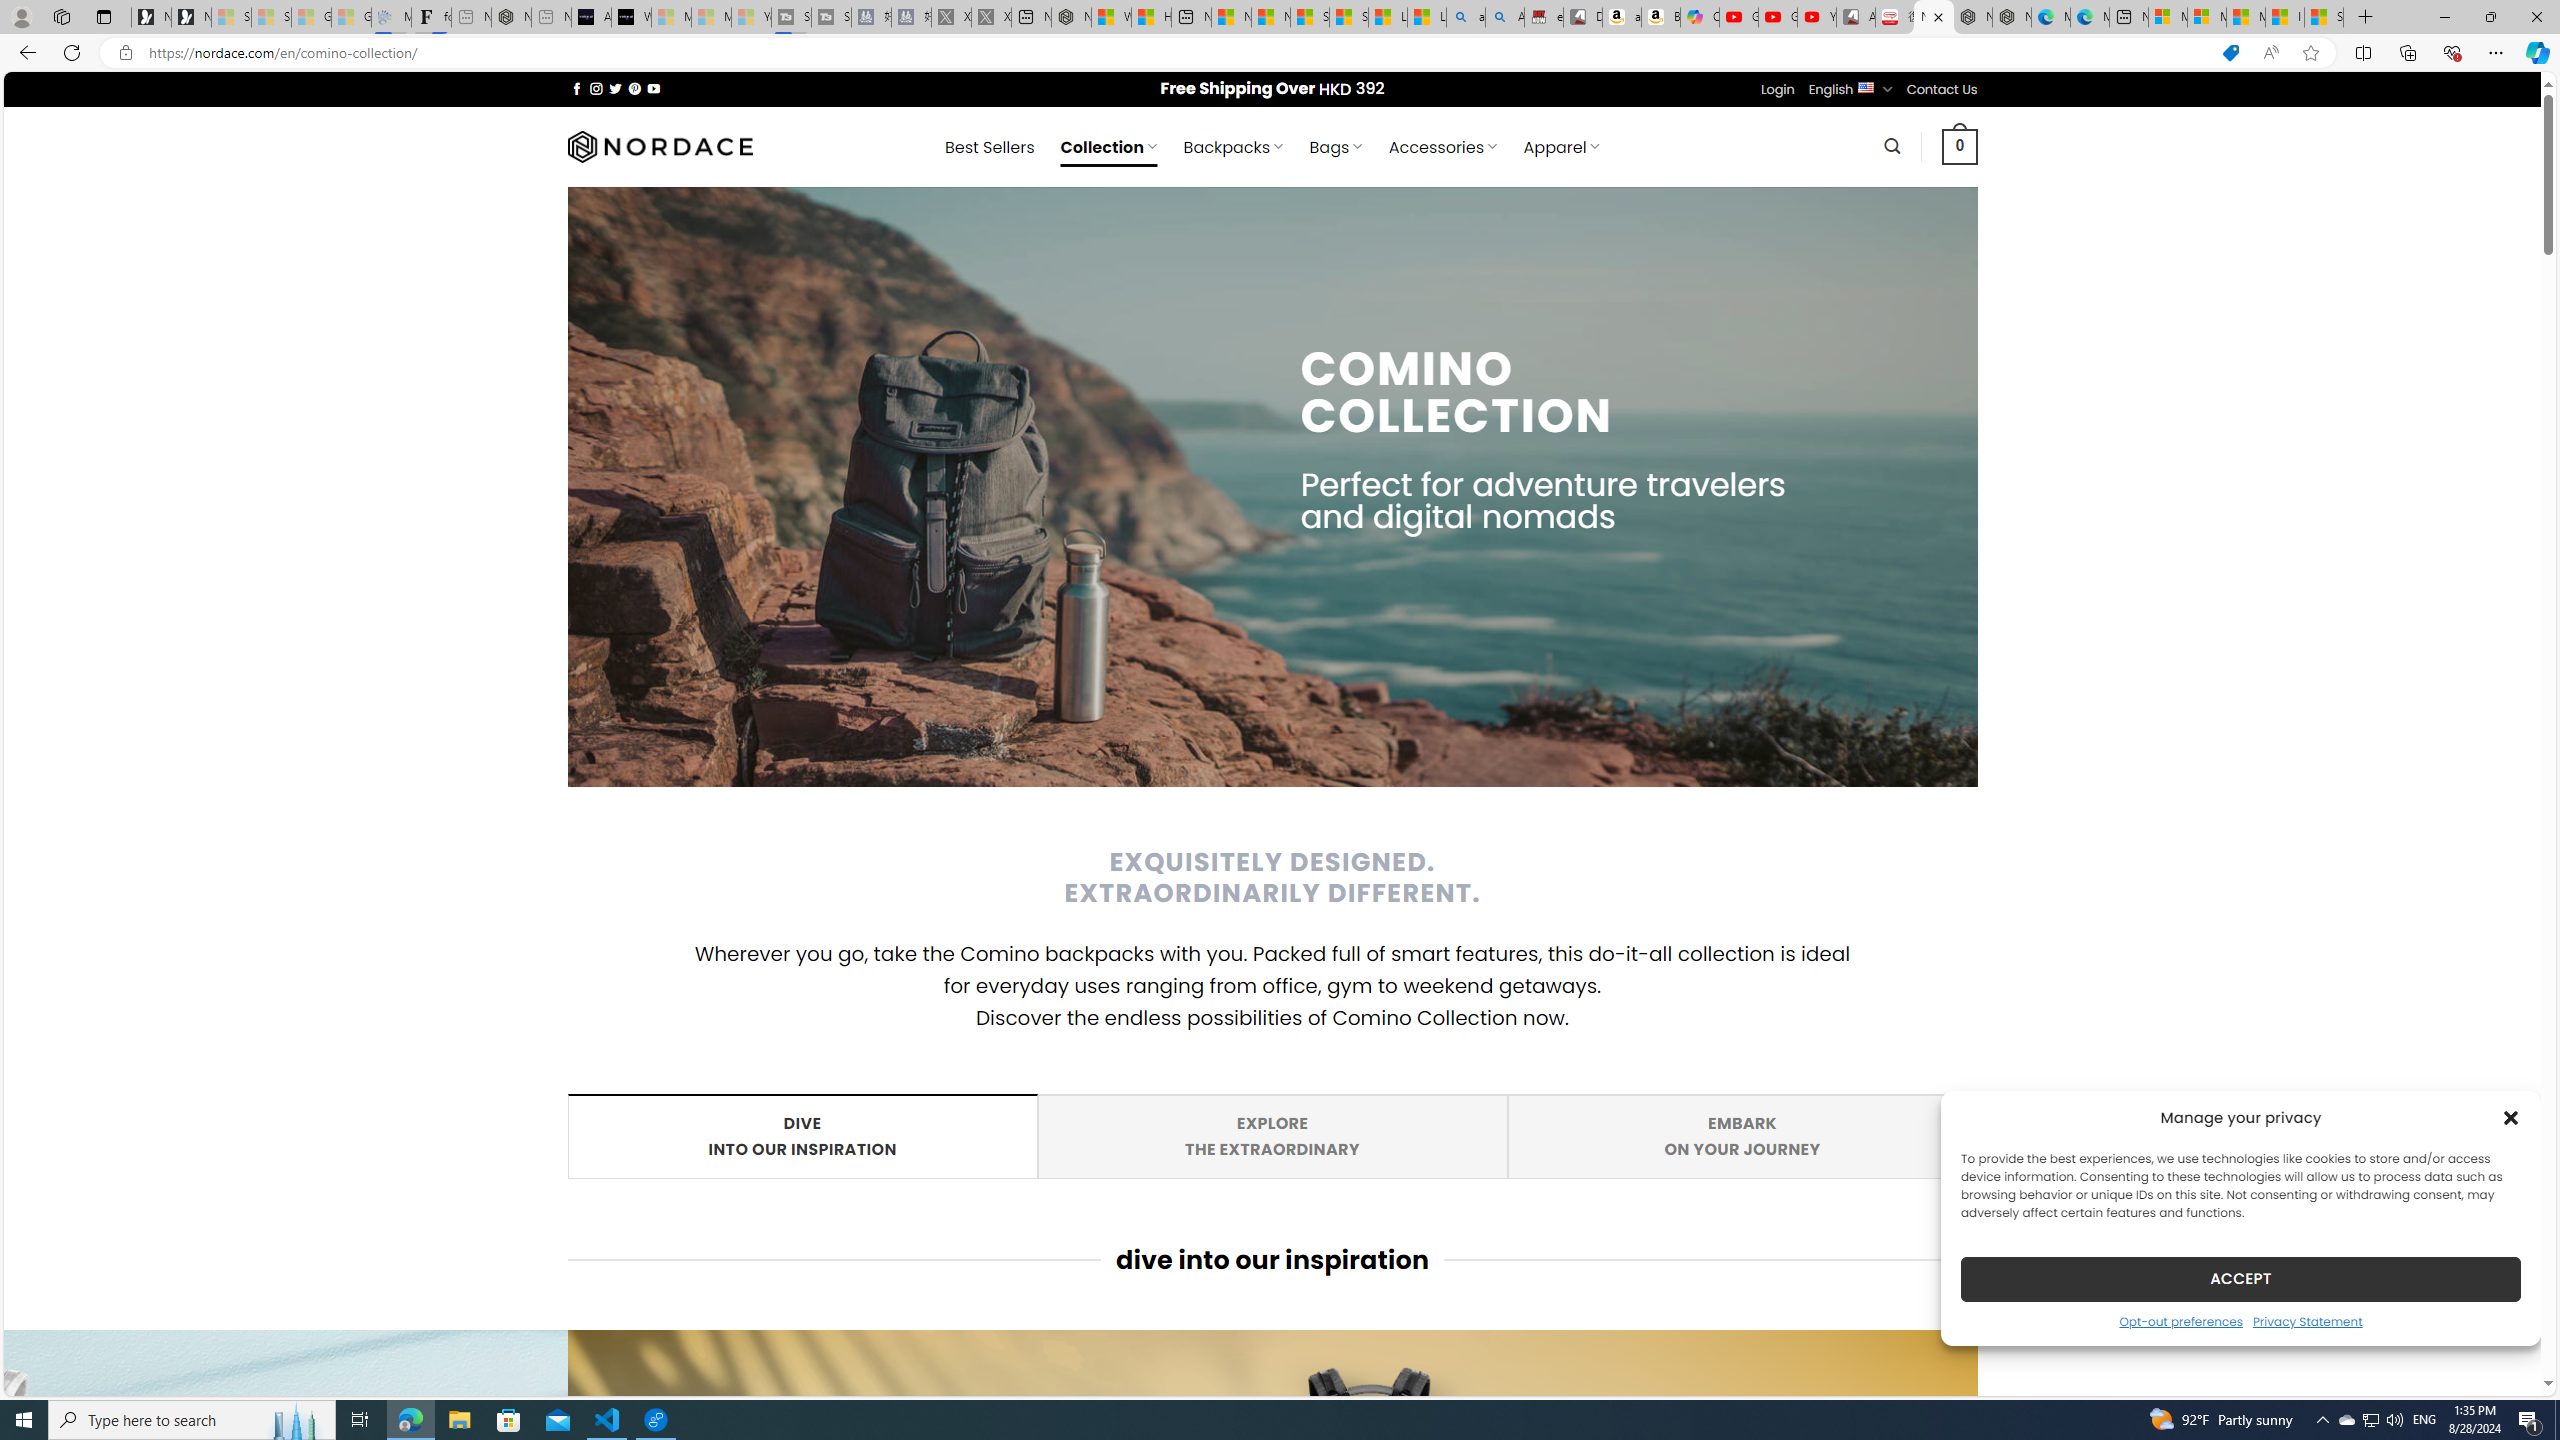 The width and height of the screenshot is (2560, 1440). What do you see at coordinates (1933, 16) in the screenshot?
I see `'Nordace - Comino Collection'` at bounding box center [1933, 16].